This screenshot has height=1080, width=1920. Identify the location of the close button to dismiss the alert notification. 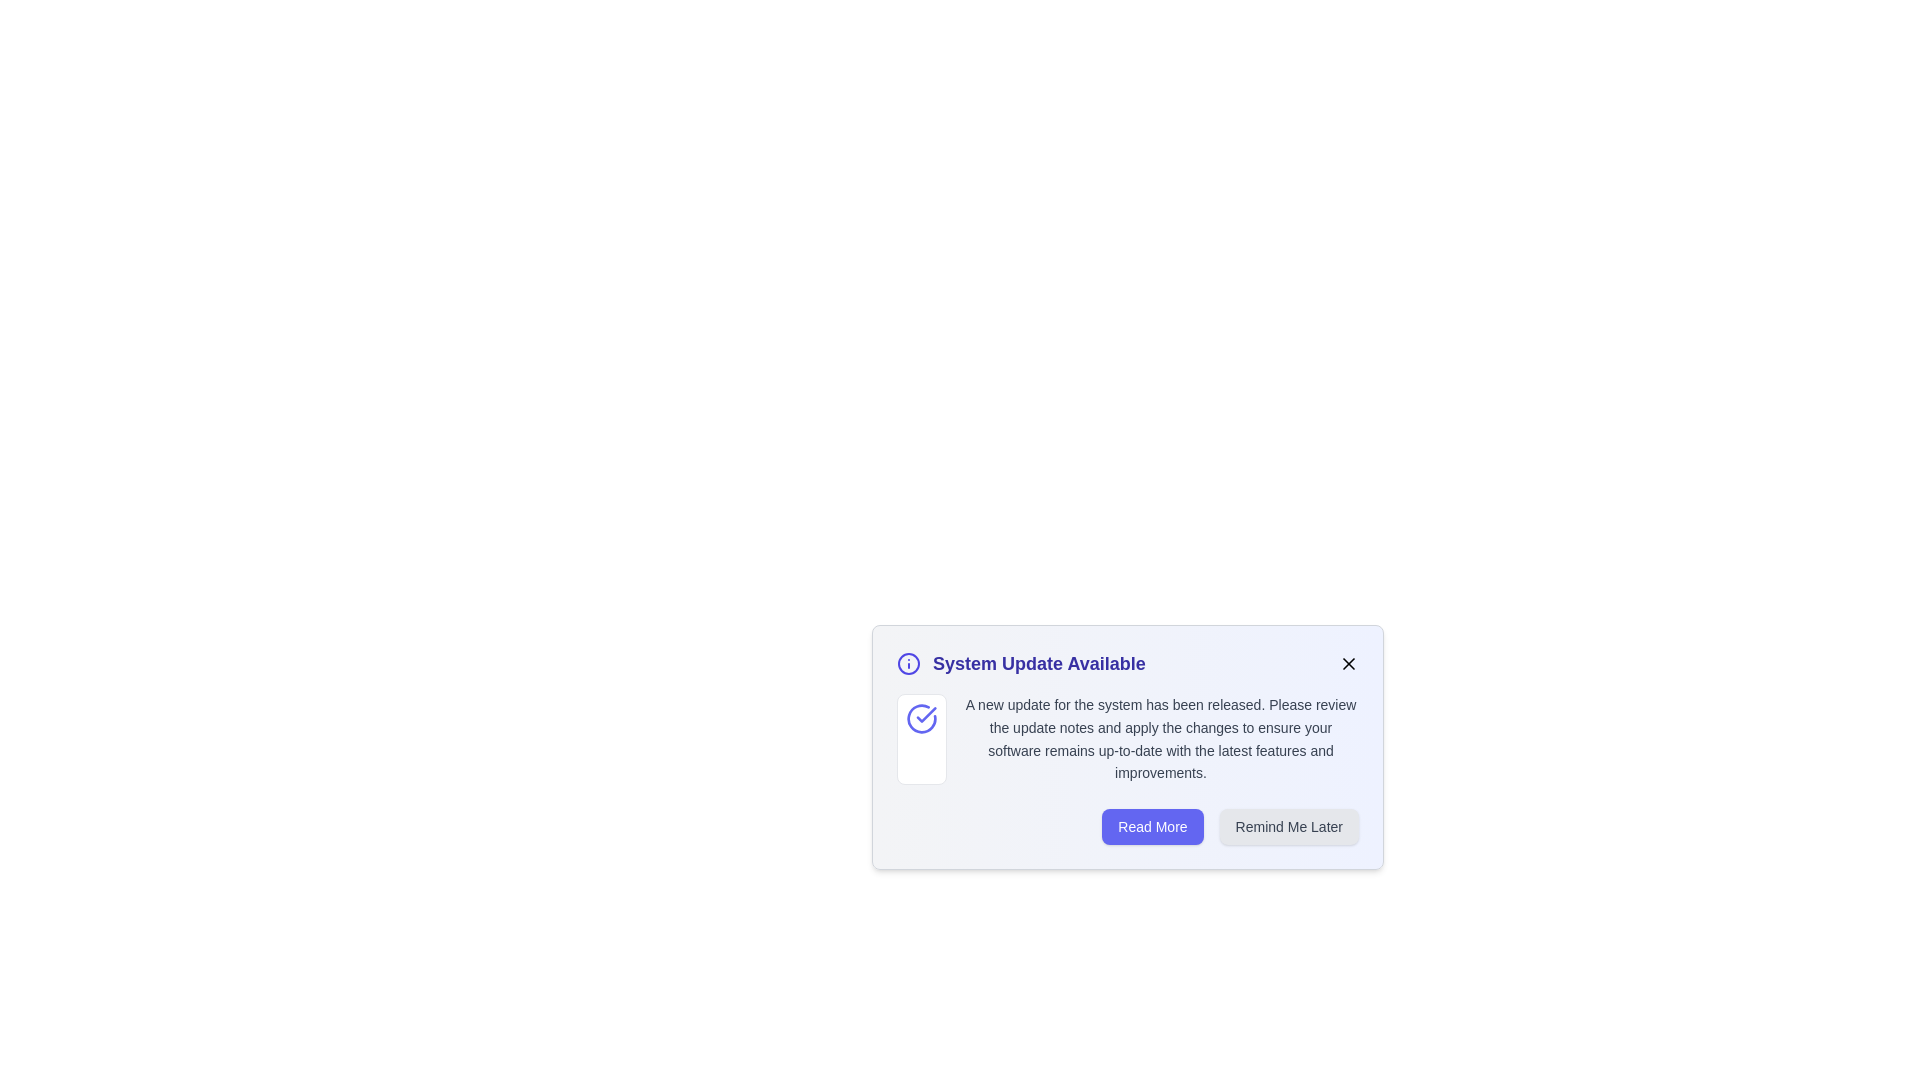
(1348, 663).